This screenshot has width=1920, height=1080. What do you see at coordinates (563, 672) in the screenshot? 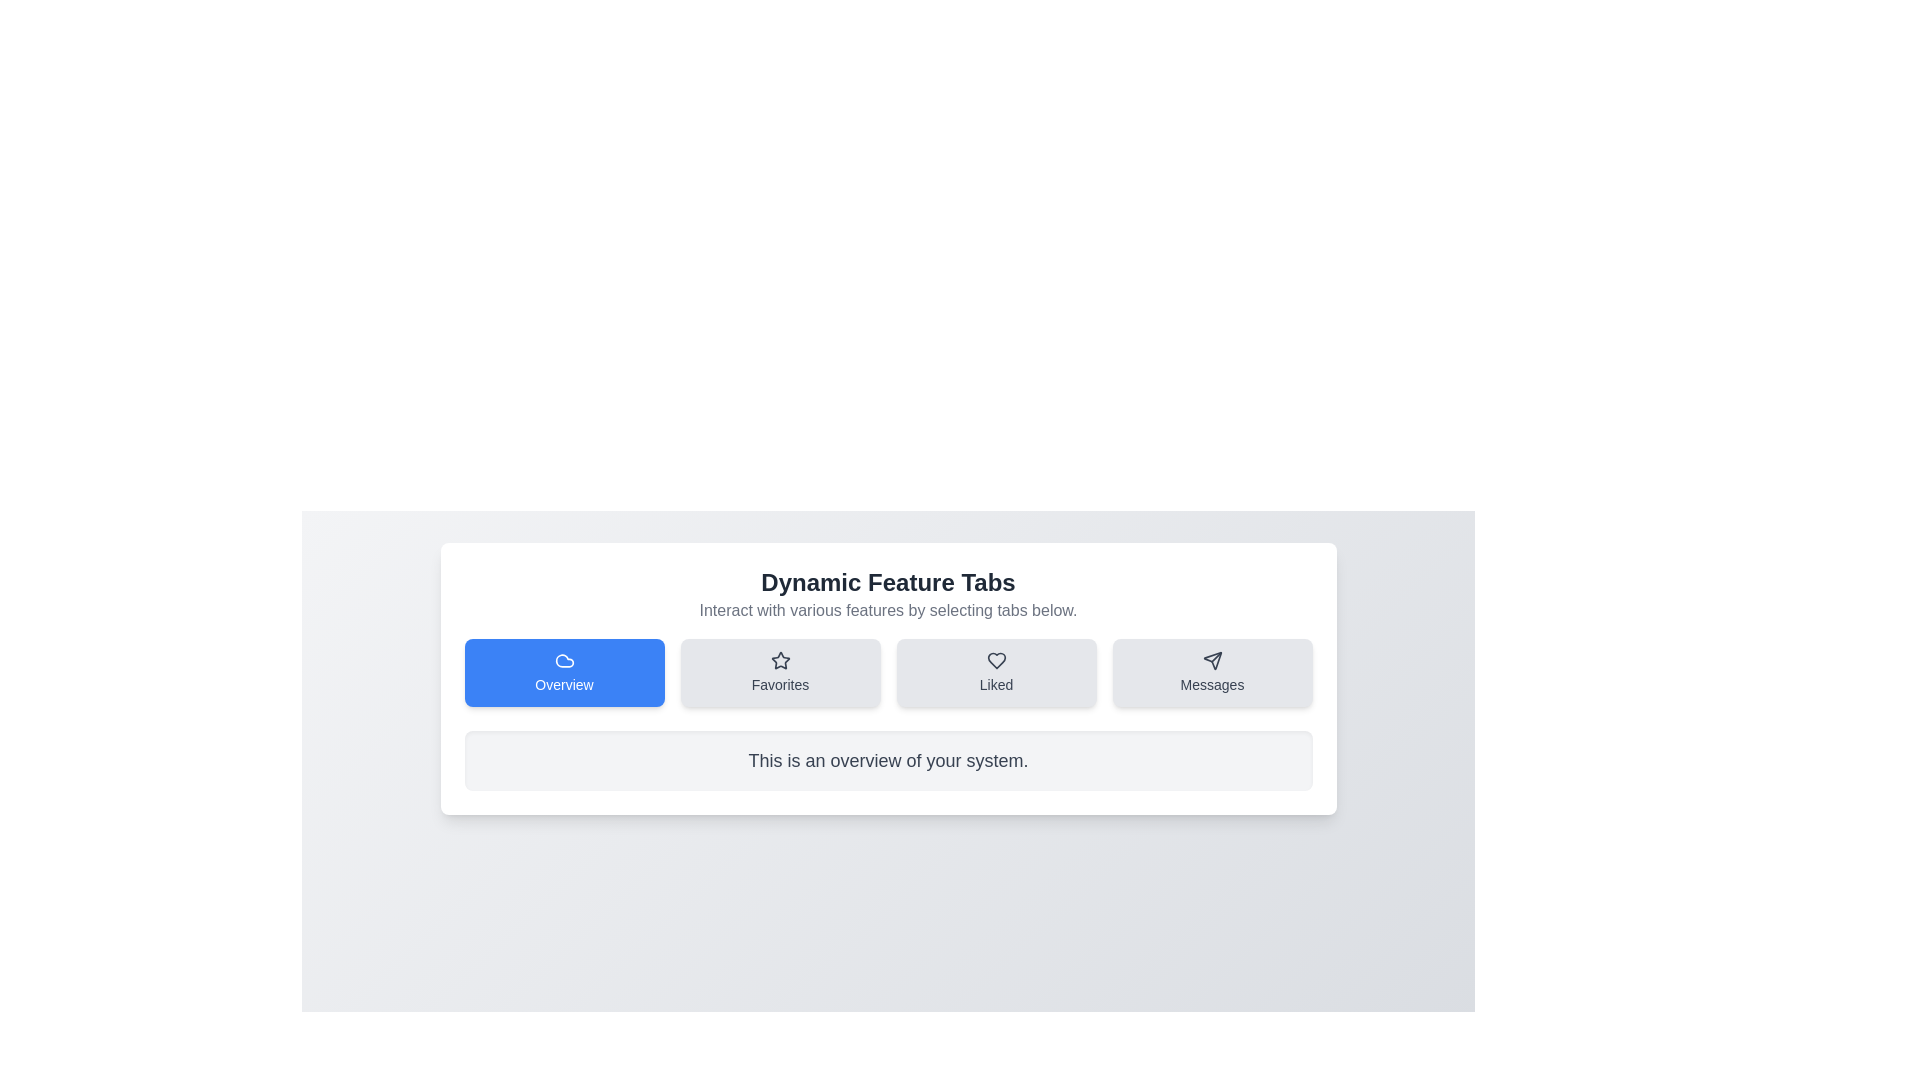
I see `the 'Overview' button, which is a rectangular button with rounded corners, blue background, and white text, located at the far-left position among its siblings in a tab group` at bounding box center [563, 672].